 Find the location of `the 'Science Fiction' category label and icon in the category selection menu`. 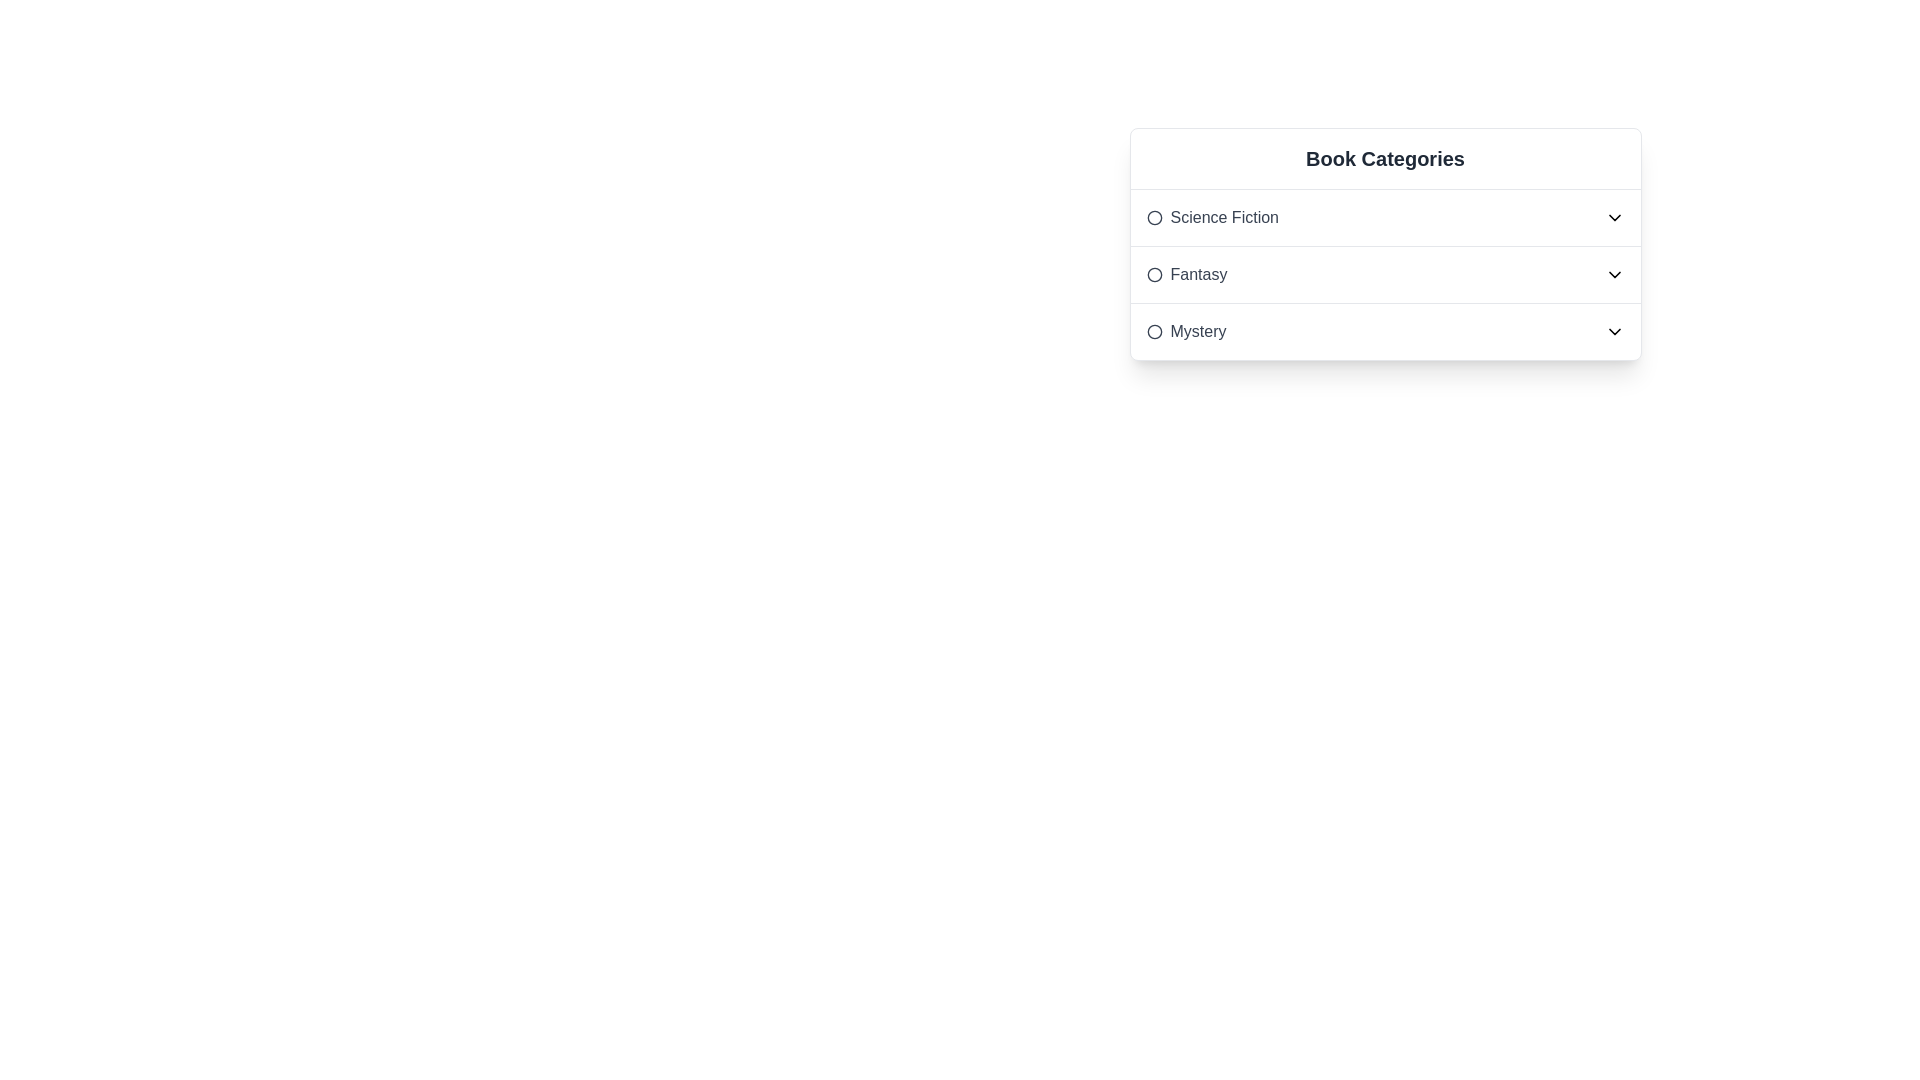

the 'Science Fiction' category label and icon in the category selection menu is located at coordinates (1211, 218).